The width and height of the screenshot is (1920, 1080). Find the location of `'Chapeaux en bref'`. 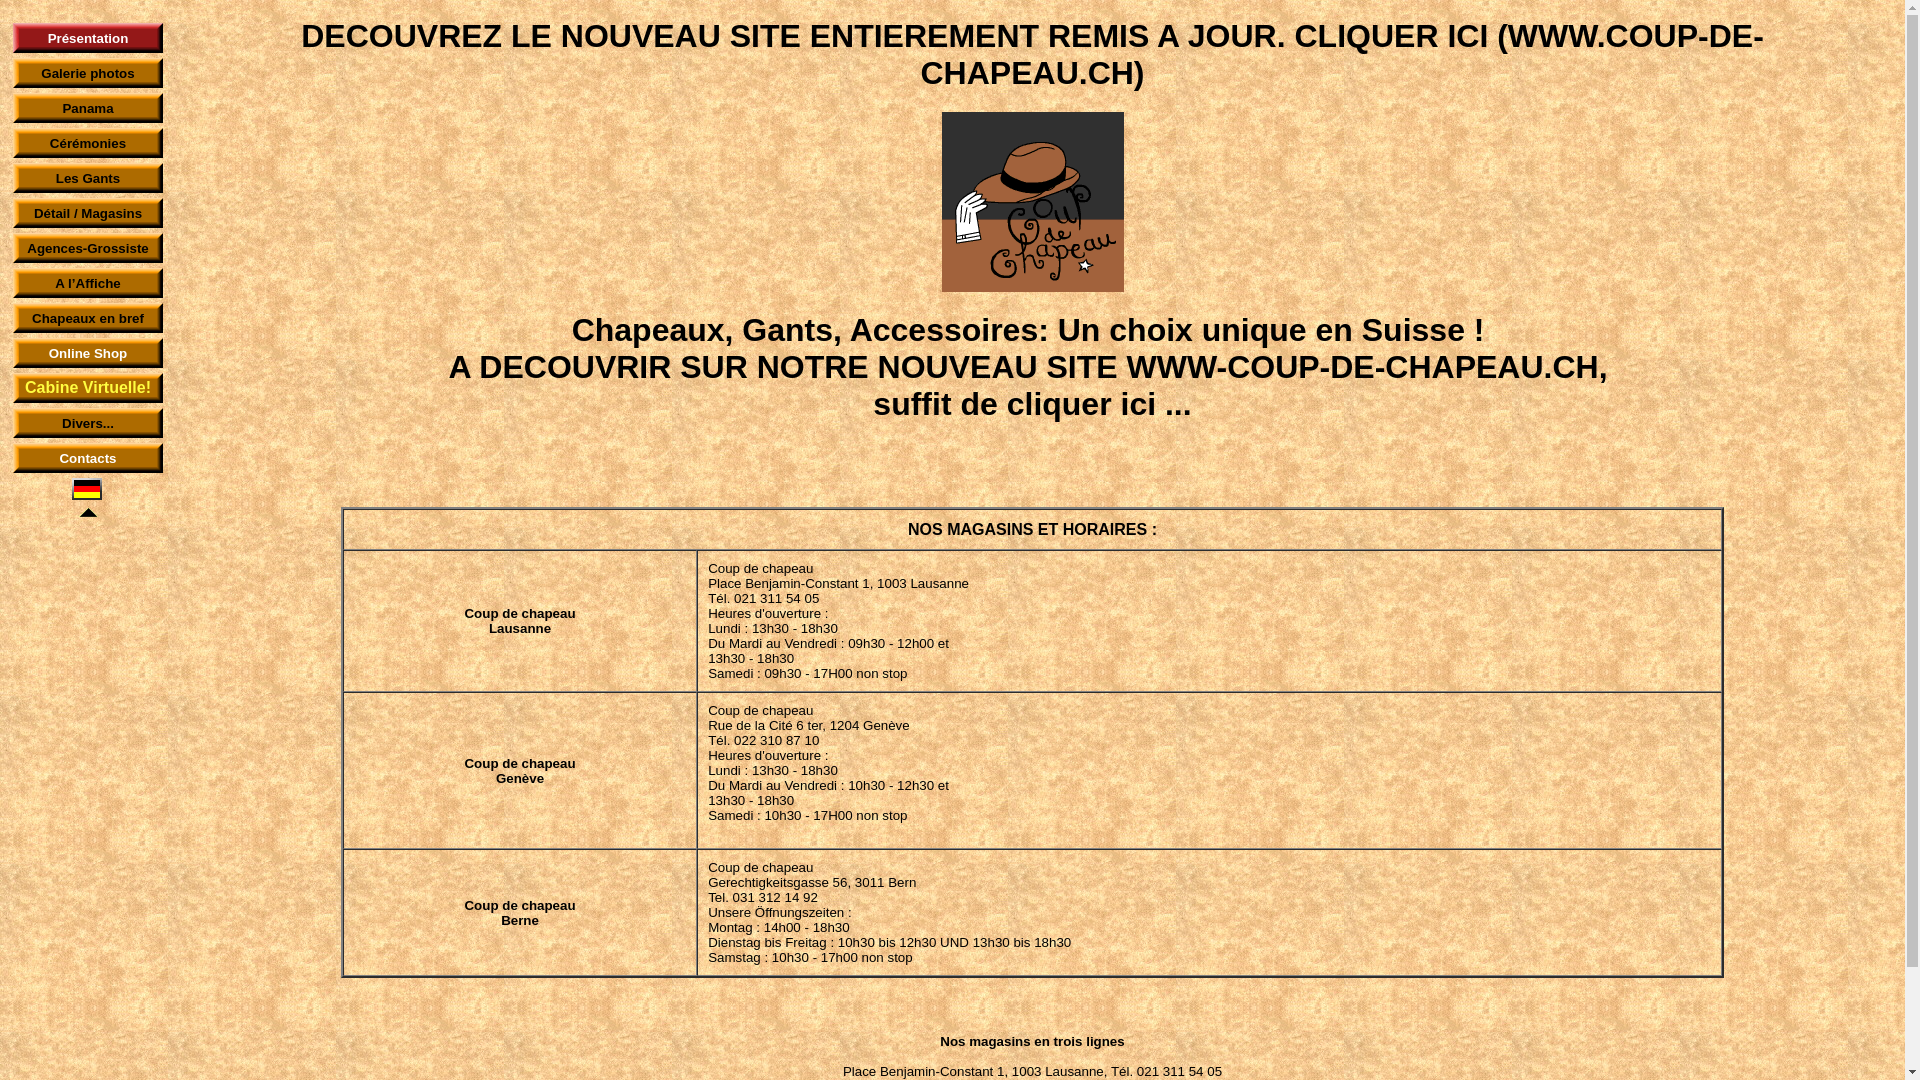

'Chapeaux en bref' is located at coordinates (86, 316).